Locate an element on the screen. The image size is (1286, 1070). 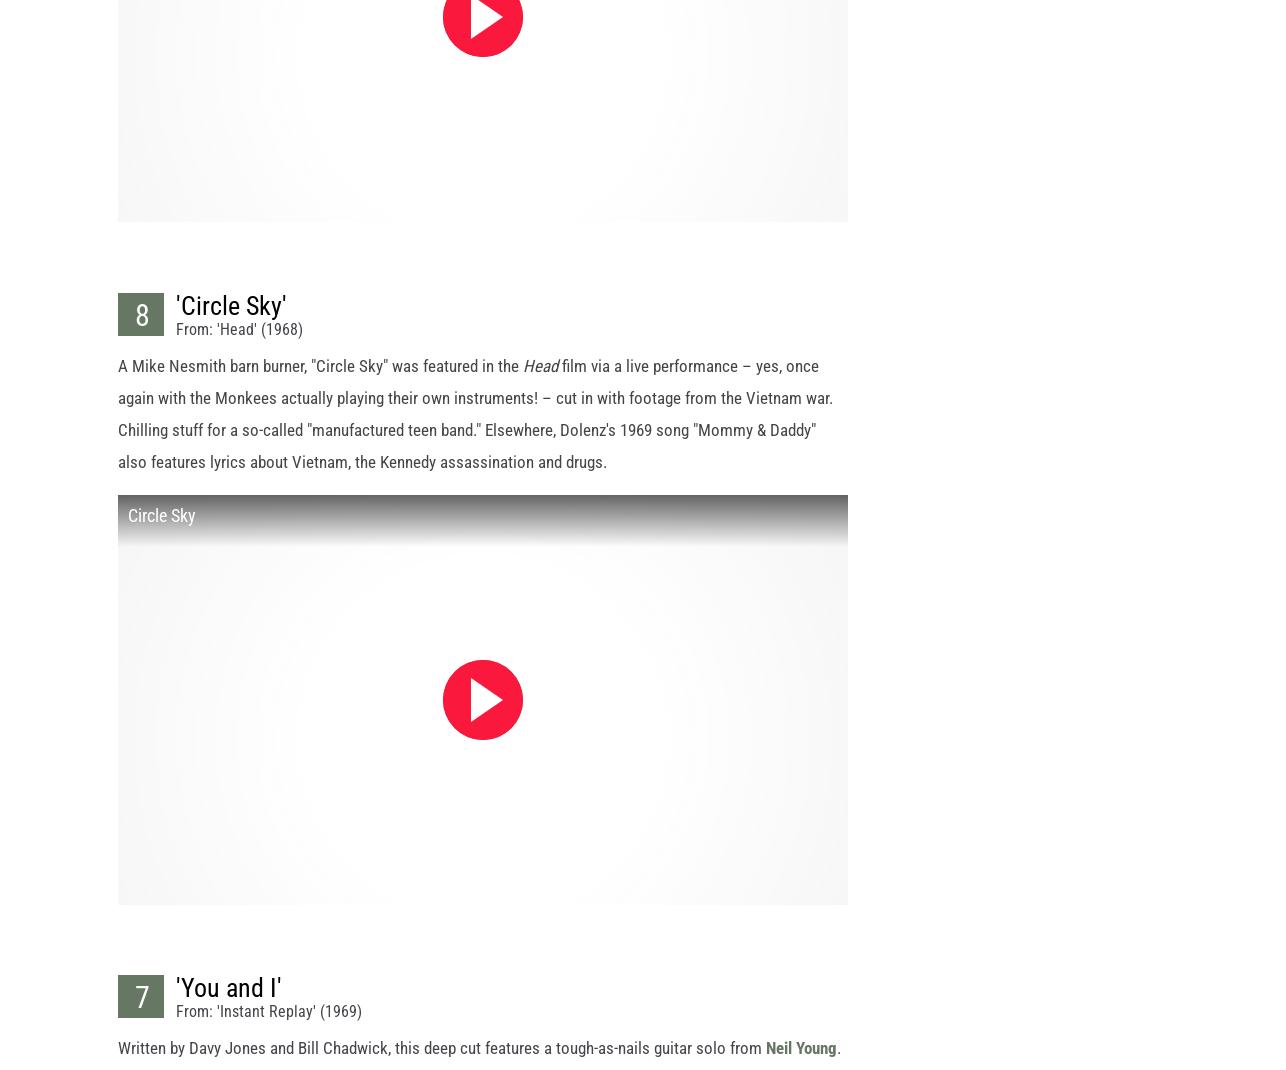
'film via a live performance – yes, once again with the Monkees actually playing their own instruments! – cut in with footage from the Vietnam war. Chilling stuff for a so-called "manufactured teen band." Elsewhere, Dolenz's 1969 song "Mommy & Daddy" also features lyrics about Vietnam, the Kennedy assassination and drugs.' is located at coordinates (474, 429).